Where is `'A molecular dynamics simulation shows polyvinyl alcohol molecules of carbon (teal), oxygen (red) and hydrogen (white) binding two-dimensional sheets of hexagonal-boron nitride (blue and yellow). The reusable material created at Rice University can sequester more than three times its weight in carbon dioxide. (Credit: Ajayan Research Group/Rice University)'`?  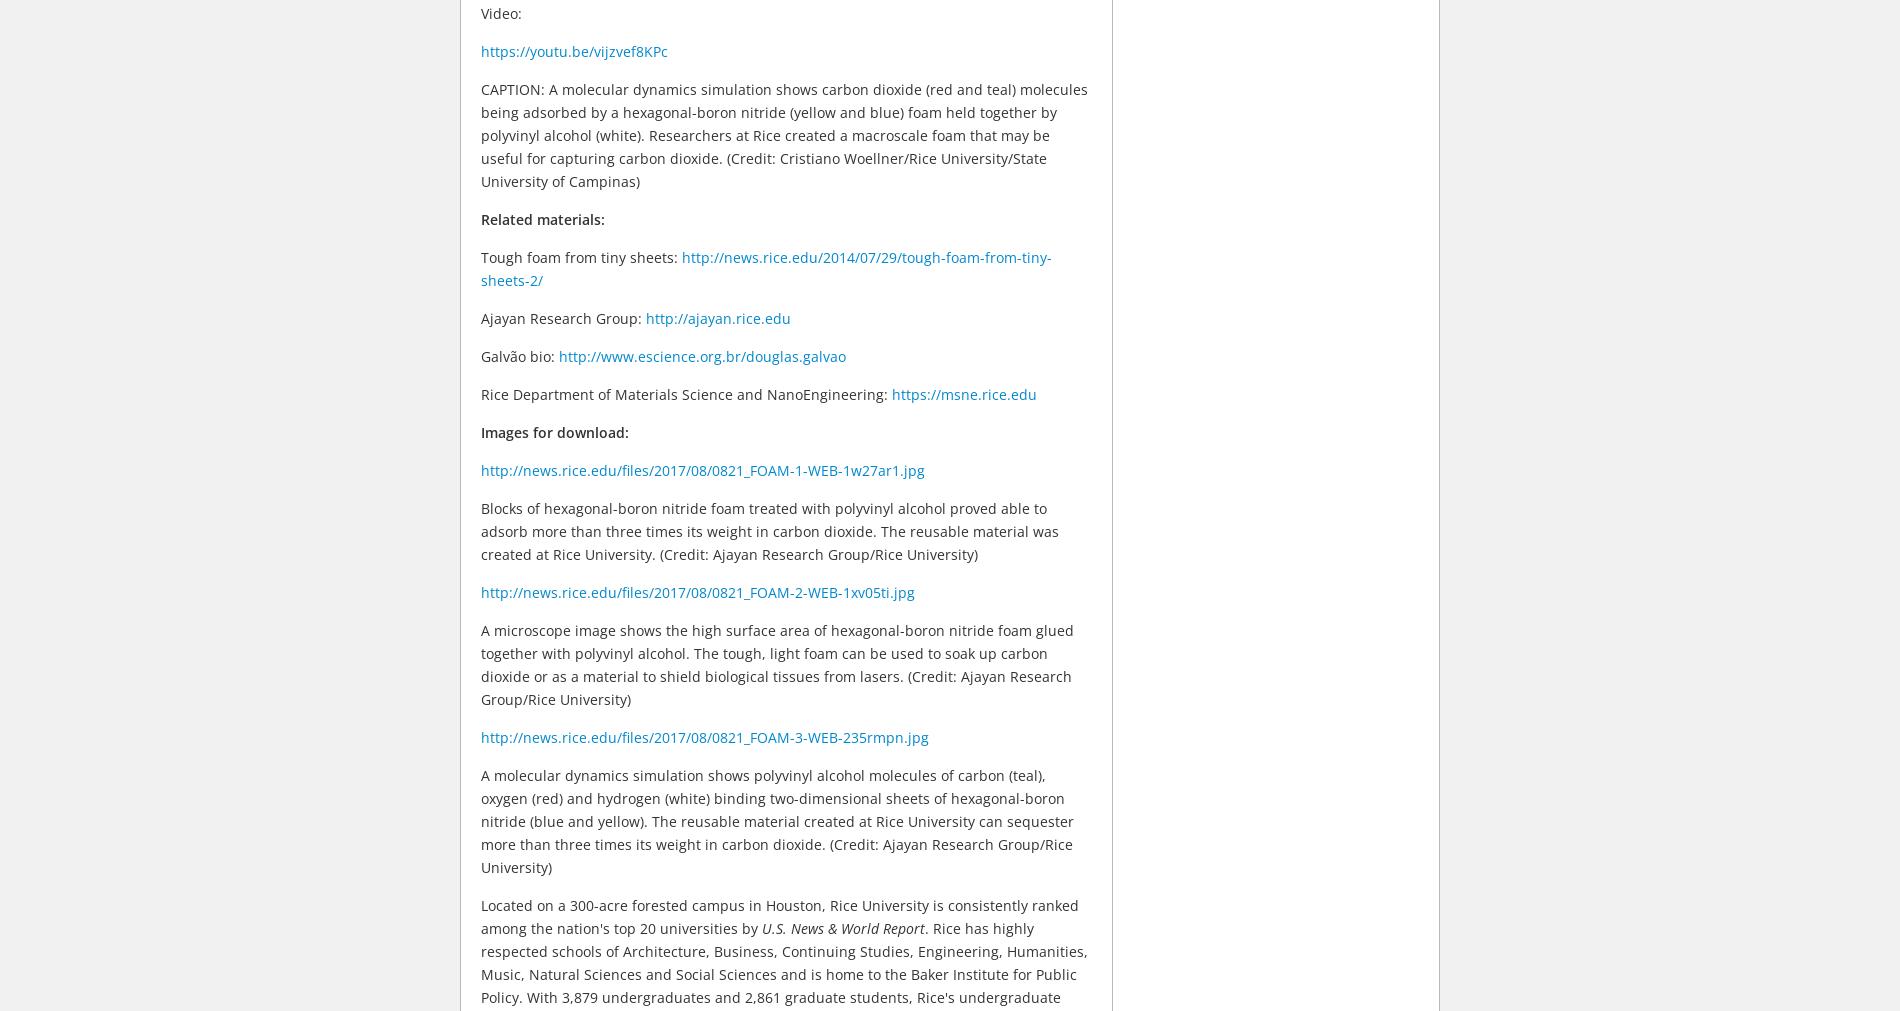
'A molecular dynamics simulation shows polyvinyl alcohol molecules of carbon (teal), oxygen (red) and hydrogen (white) binding two-dimensional sheets of hexagonal-boron nitride (blue and yellow). The reusable material created at Rice University can sequester more than three times its weight in carbon dioxide. (Credit: Ajayan Research Group/Rice University)' is located at coordinates (776, 819).